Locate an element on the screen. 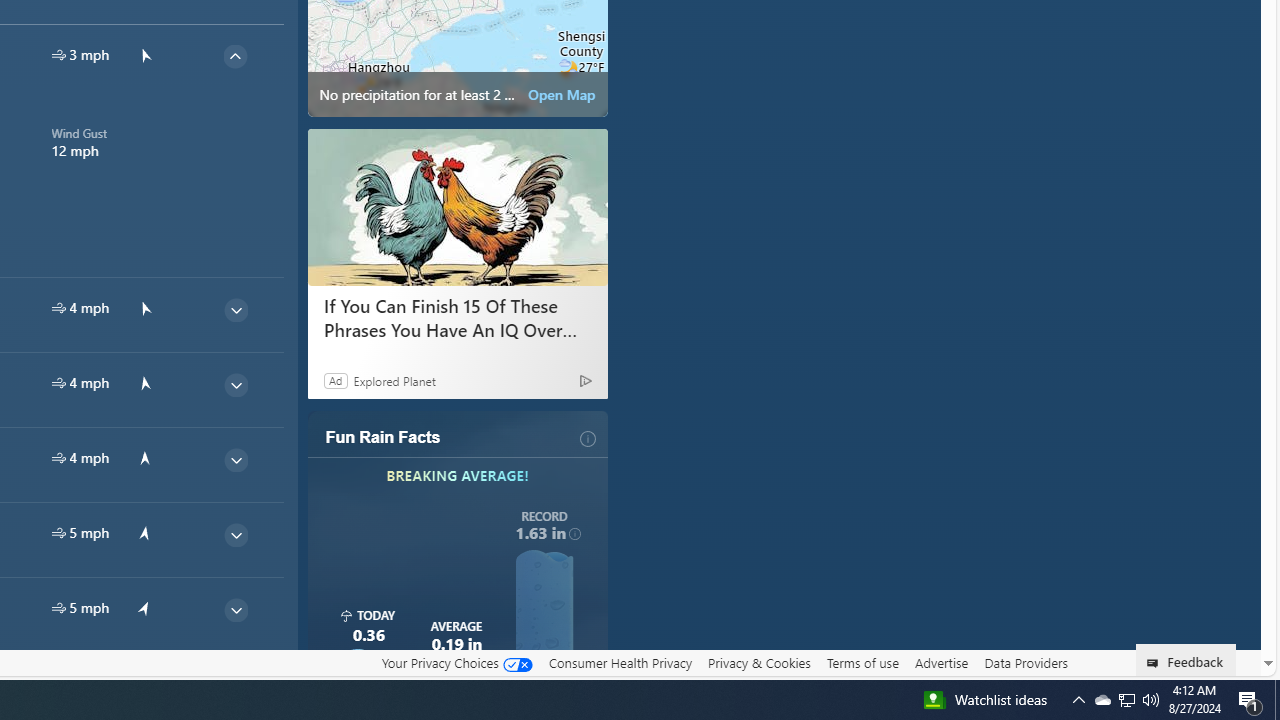 The image size is (1280, 720). 'Terms of use' is located at coordinates (862, 662).